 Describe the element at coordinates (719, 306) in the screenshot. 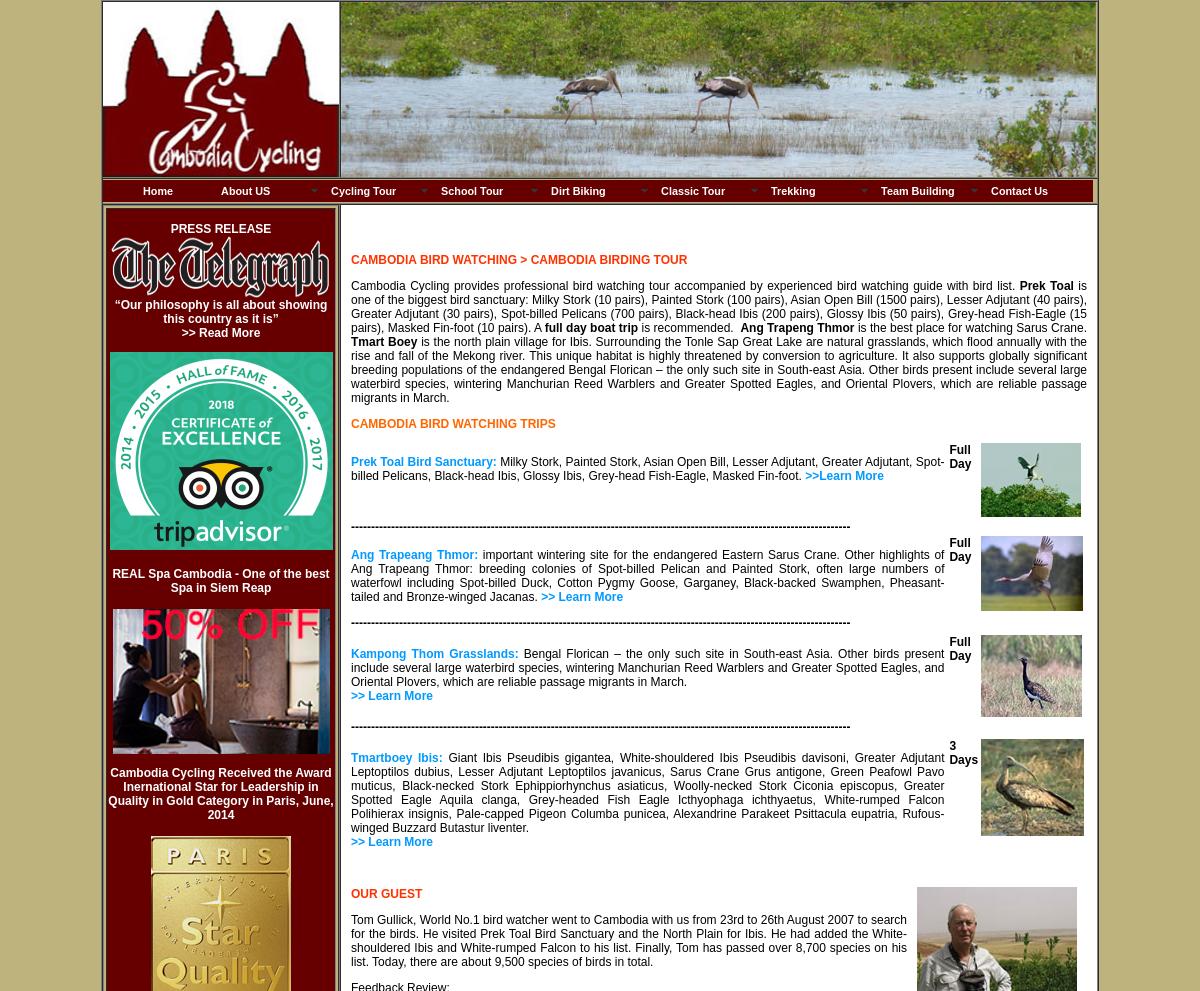

I see `'is one of the biggest bird sanctuary: Milky Stork (10 pairs),   		Painted Stork (100 pairs), Asian Open Bill (1500 pairs), Lesser Adjutant   		(40 pairs), Greater Adjutant (30 pairs), Spot-billed Pelicans (700   		pairs), Black-head Ibis (200 pairs), Glossy Ibis (50 pairs), Grey-head   		Fish-Eagle (15 pairs), Masked Fin-foot (10 pairs). A'` at that location.